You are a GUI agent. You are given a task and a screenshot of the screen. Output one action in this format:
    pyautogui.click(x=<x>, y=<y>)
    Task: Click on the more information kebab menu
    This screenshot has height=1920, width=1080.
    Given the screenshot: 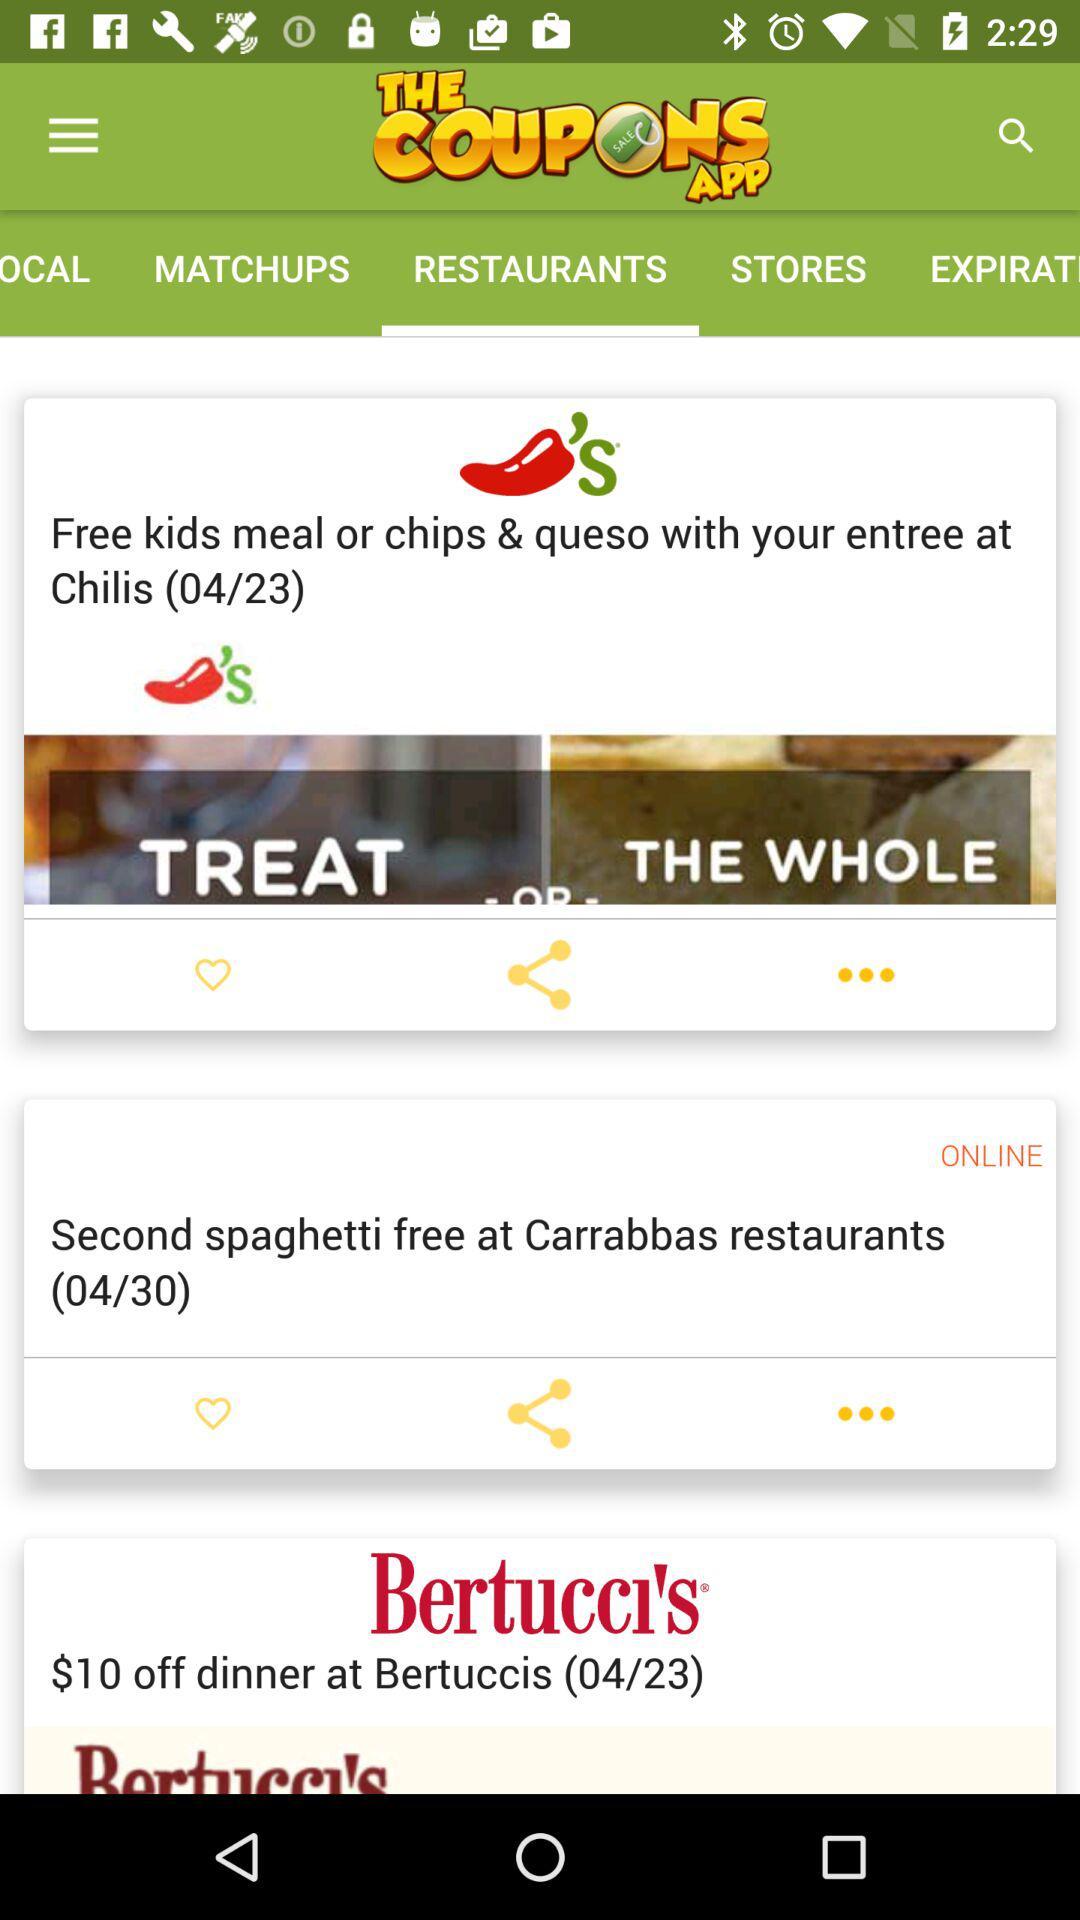 What is the action you would take?
    pyautogui.click(x=865, y=1412)
    